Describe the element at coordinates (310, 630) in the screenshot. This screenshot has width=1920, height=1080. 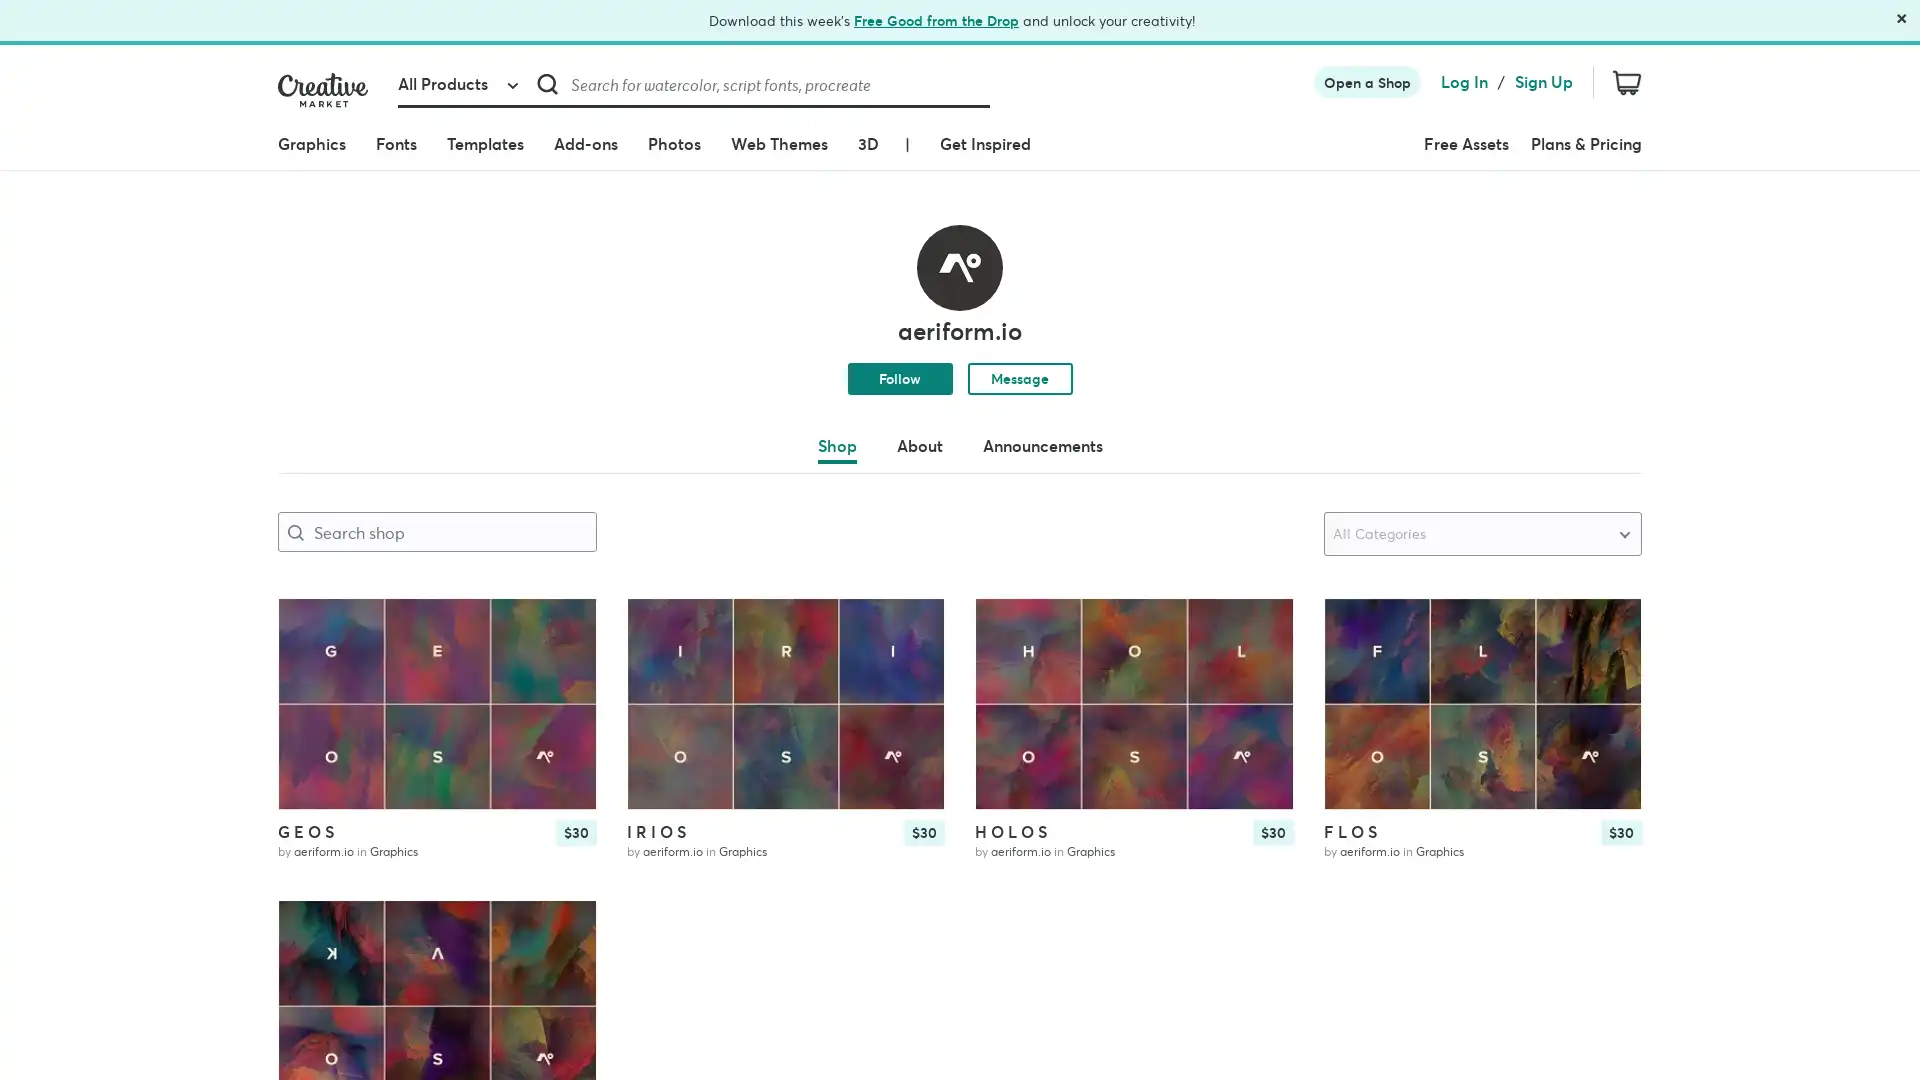
I see `Pin to Pinterest` at that location.